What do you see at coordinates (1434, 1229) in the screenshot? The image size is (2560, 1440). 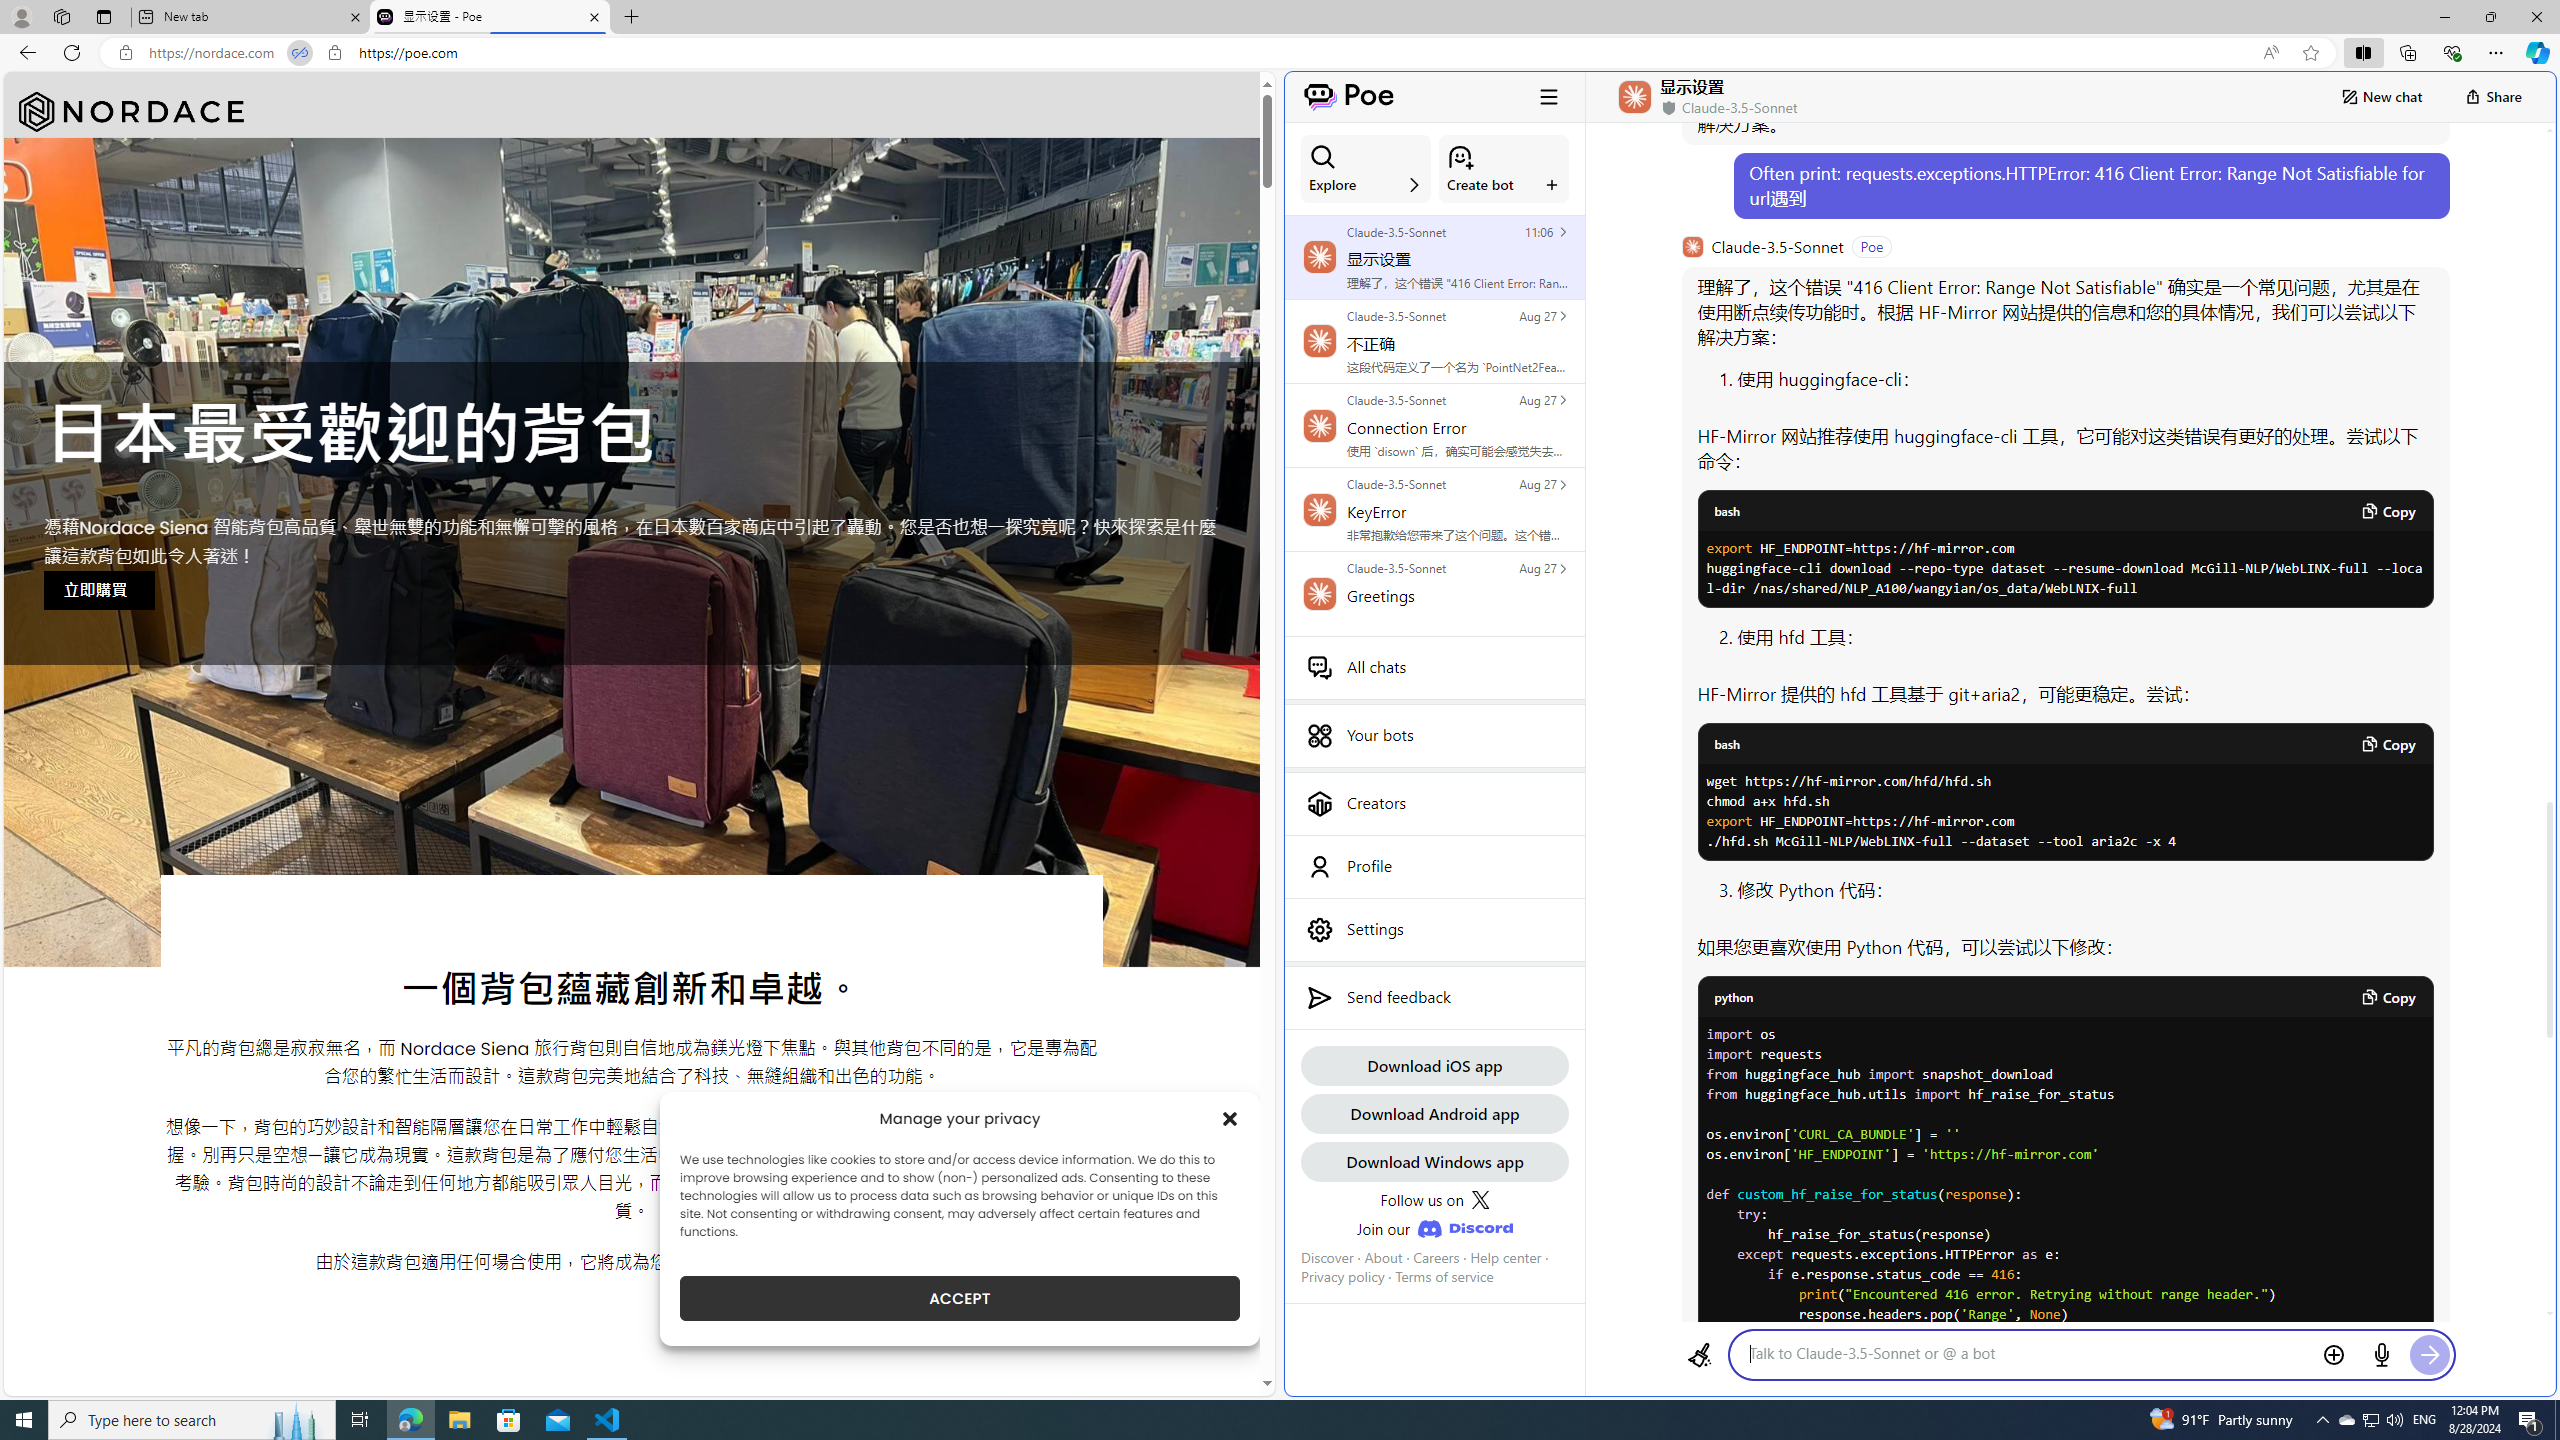 I see `'Join our'` at bounding box center [1434, 1229].